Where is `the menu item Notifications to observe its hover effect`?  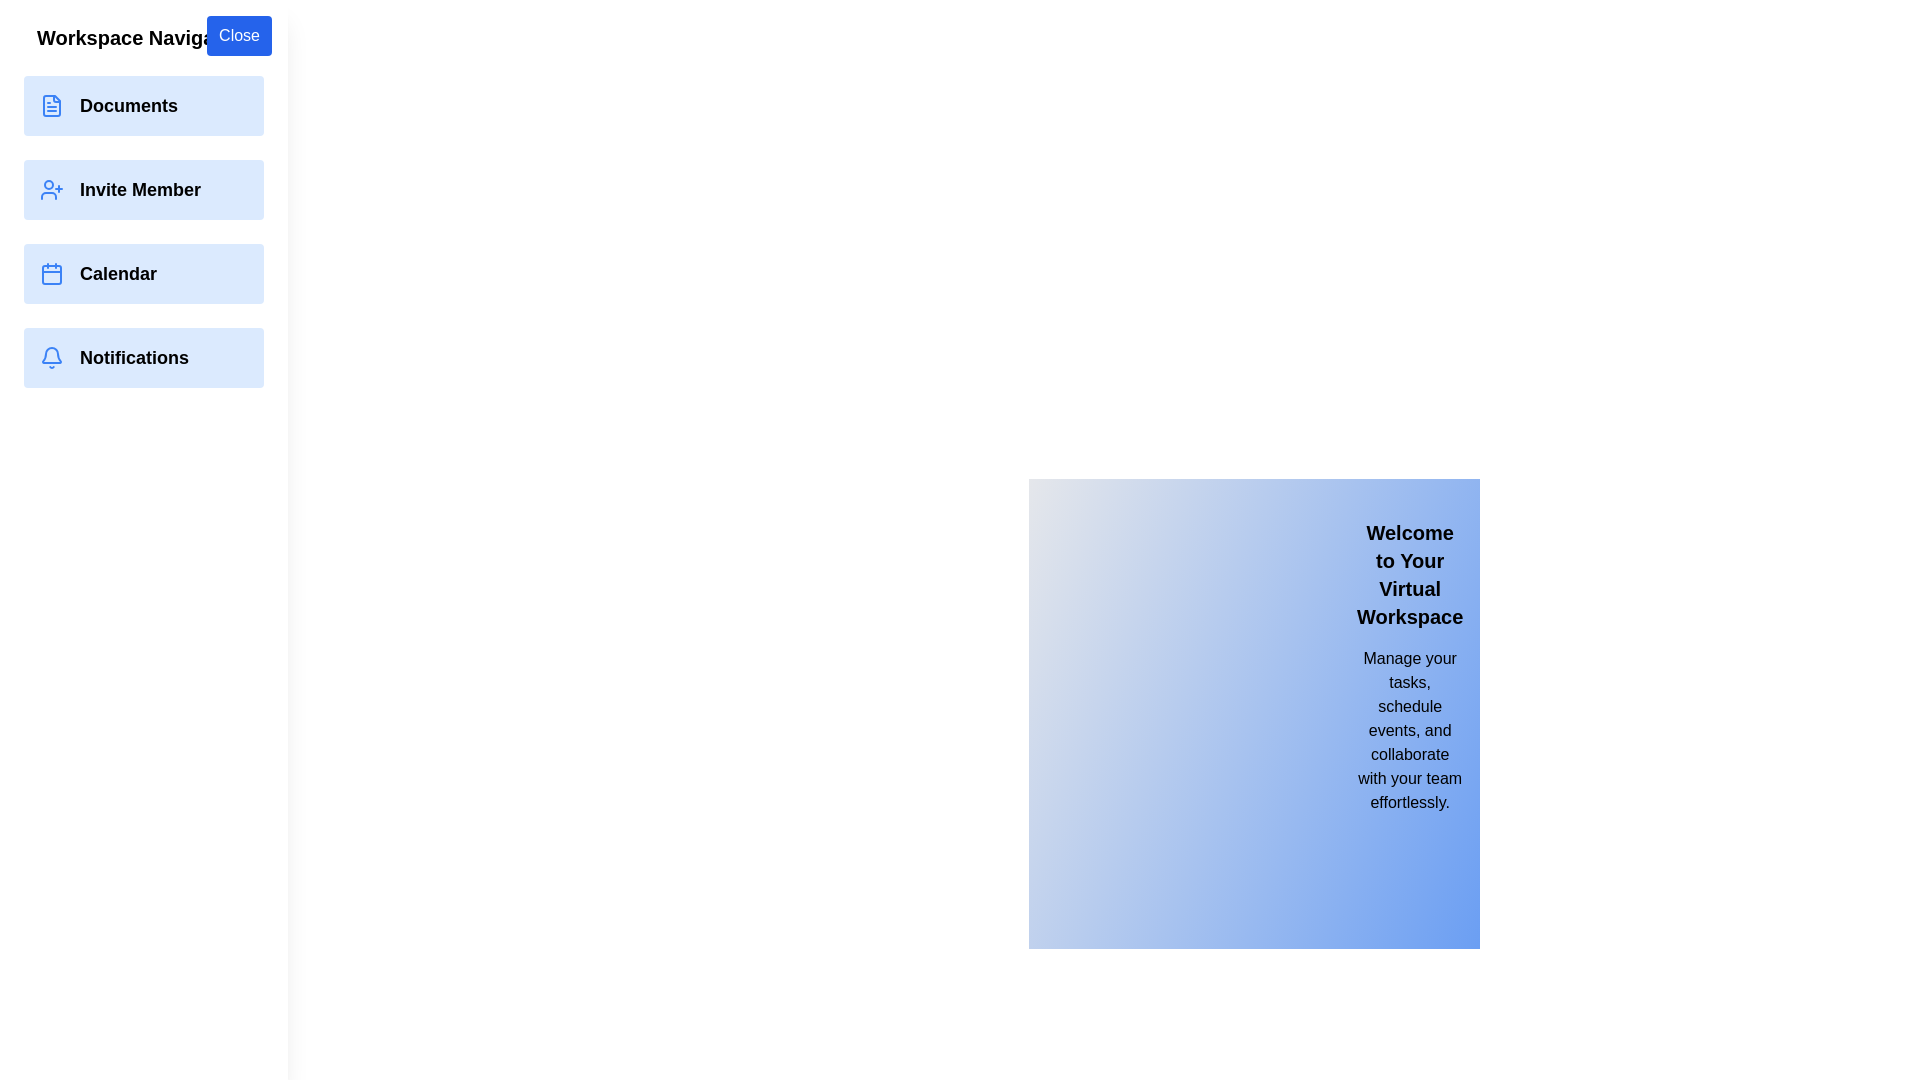
the menu item Notifications to observe its hover effect is located at coordinates (143, 357).